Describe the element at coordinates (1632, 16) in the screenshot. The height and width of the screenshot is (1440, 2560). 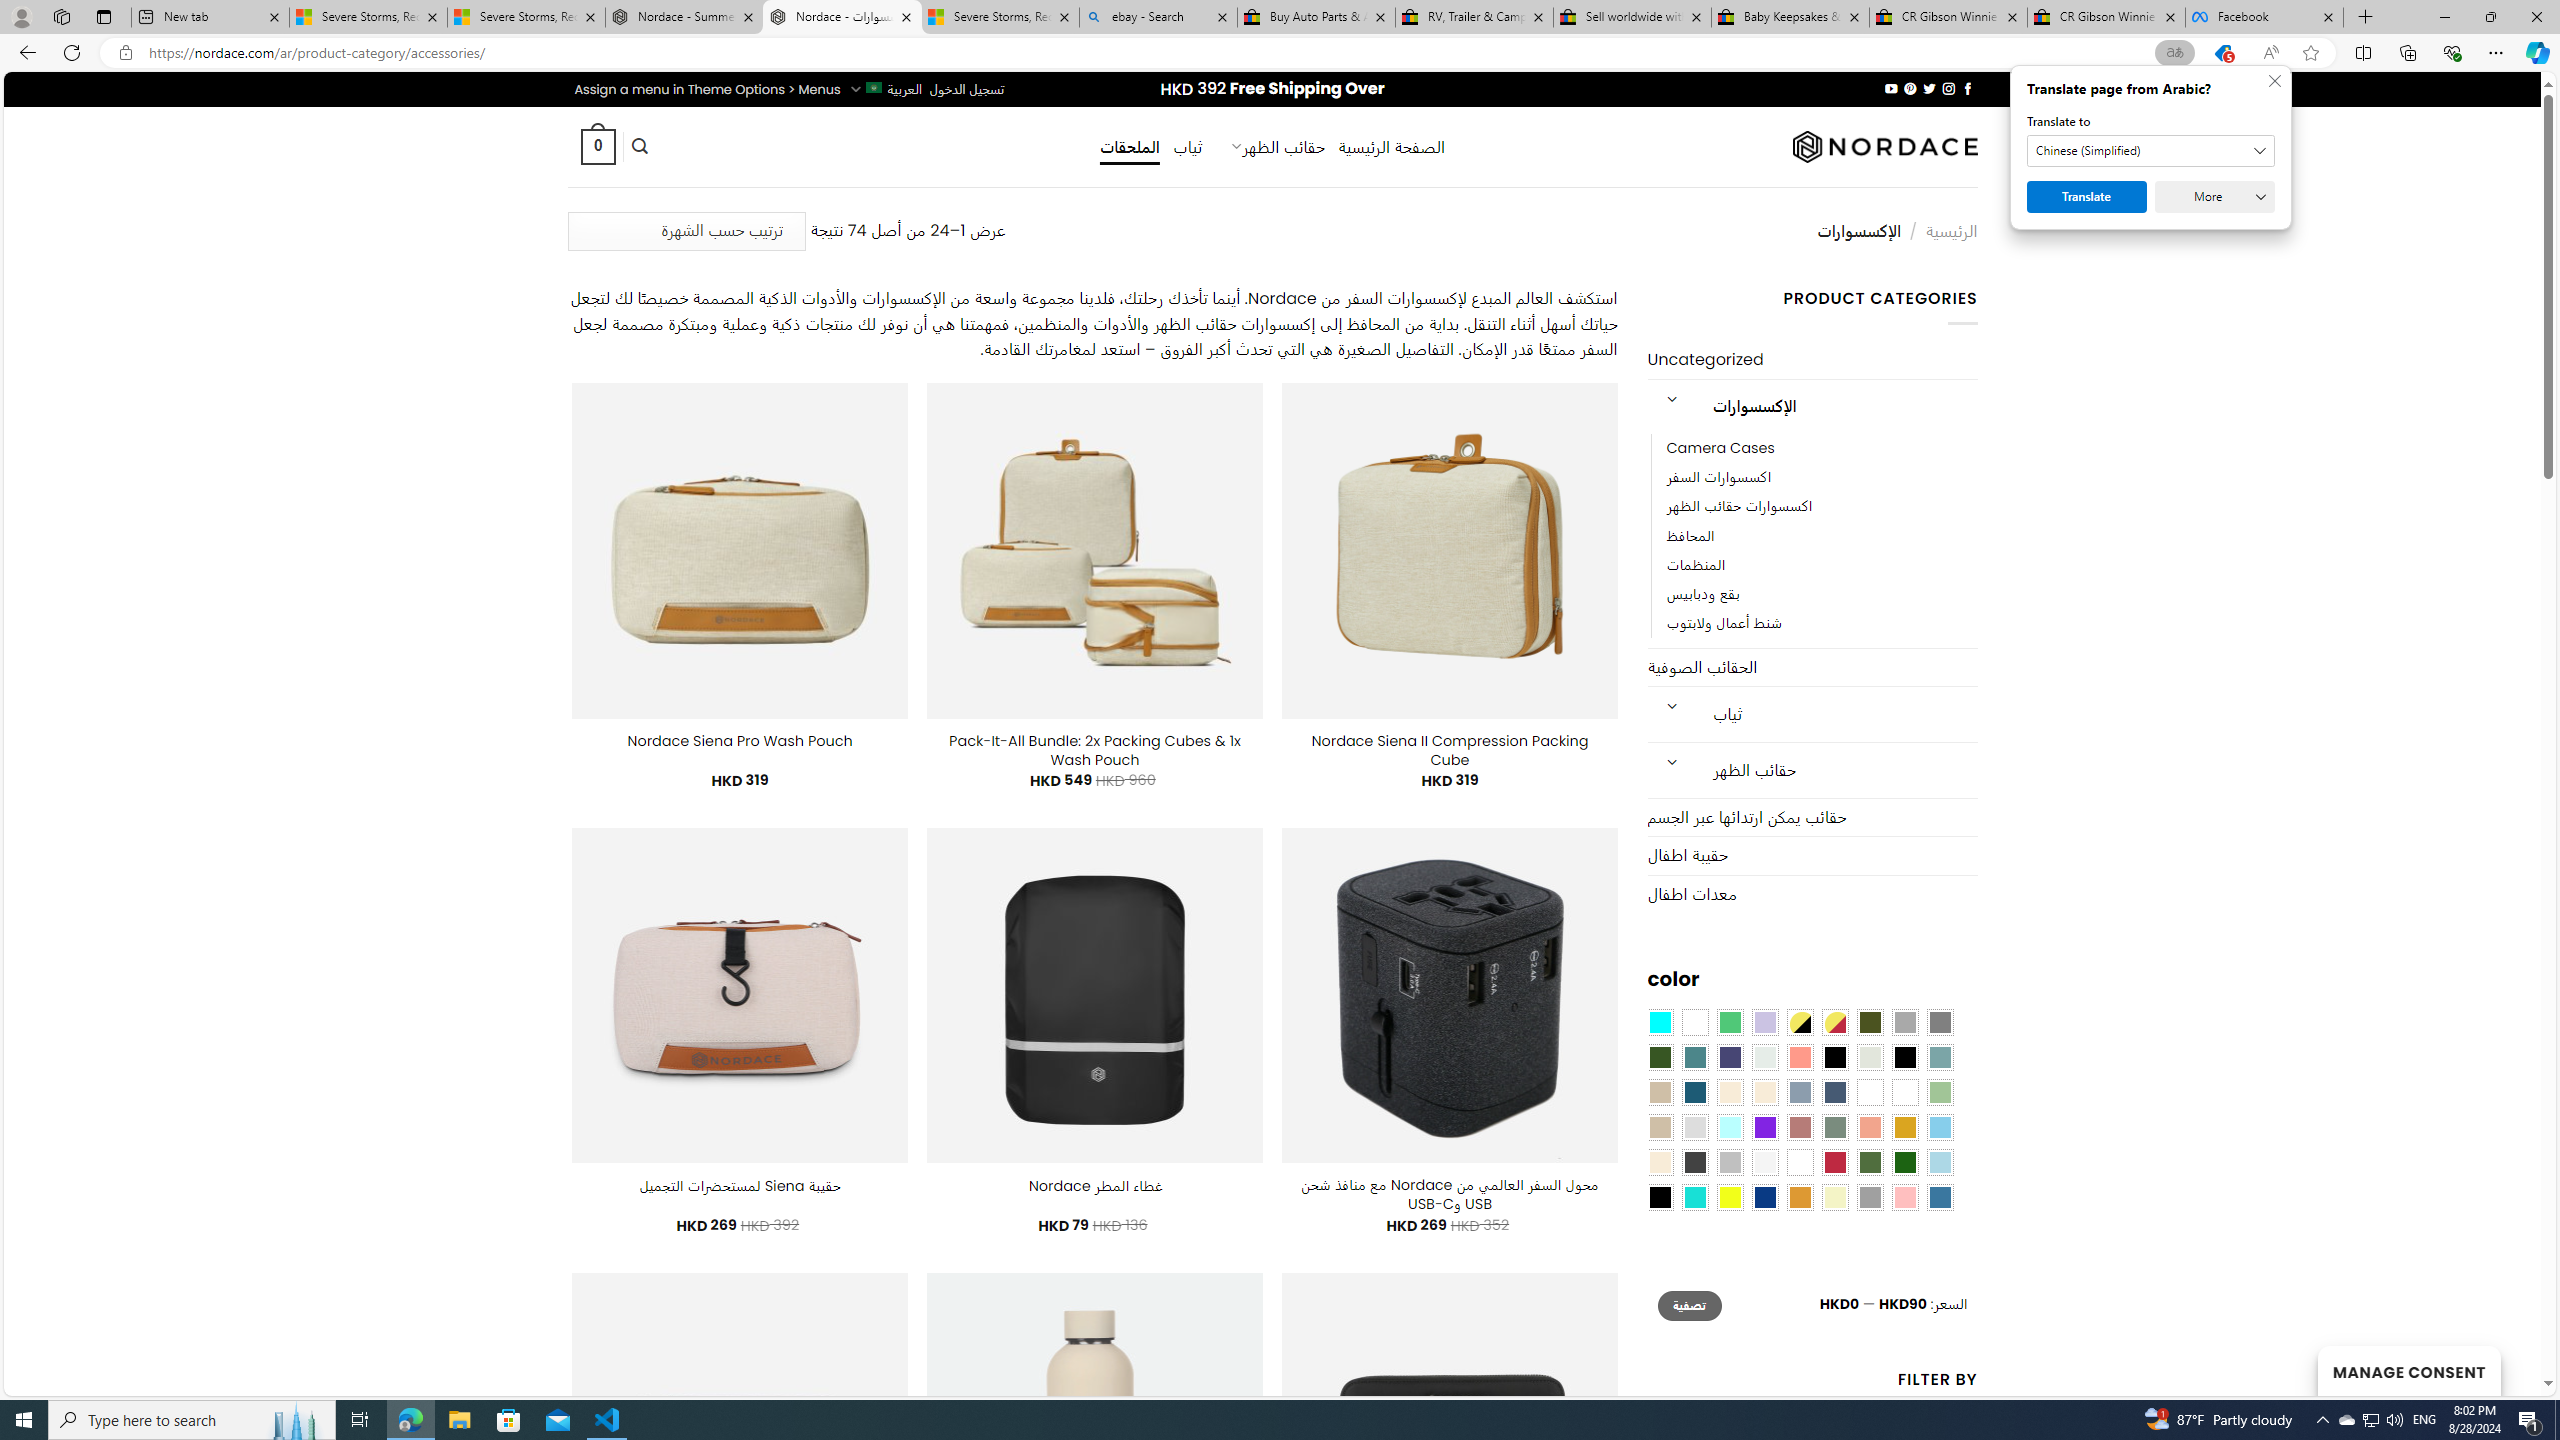
I see `'Sell worldwide with eBay'` at that location.